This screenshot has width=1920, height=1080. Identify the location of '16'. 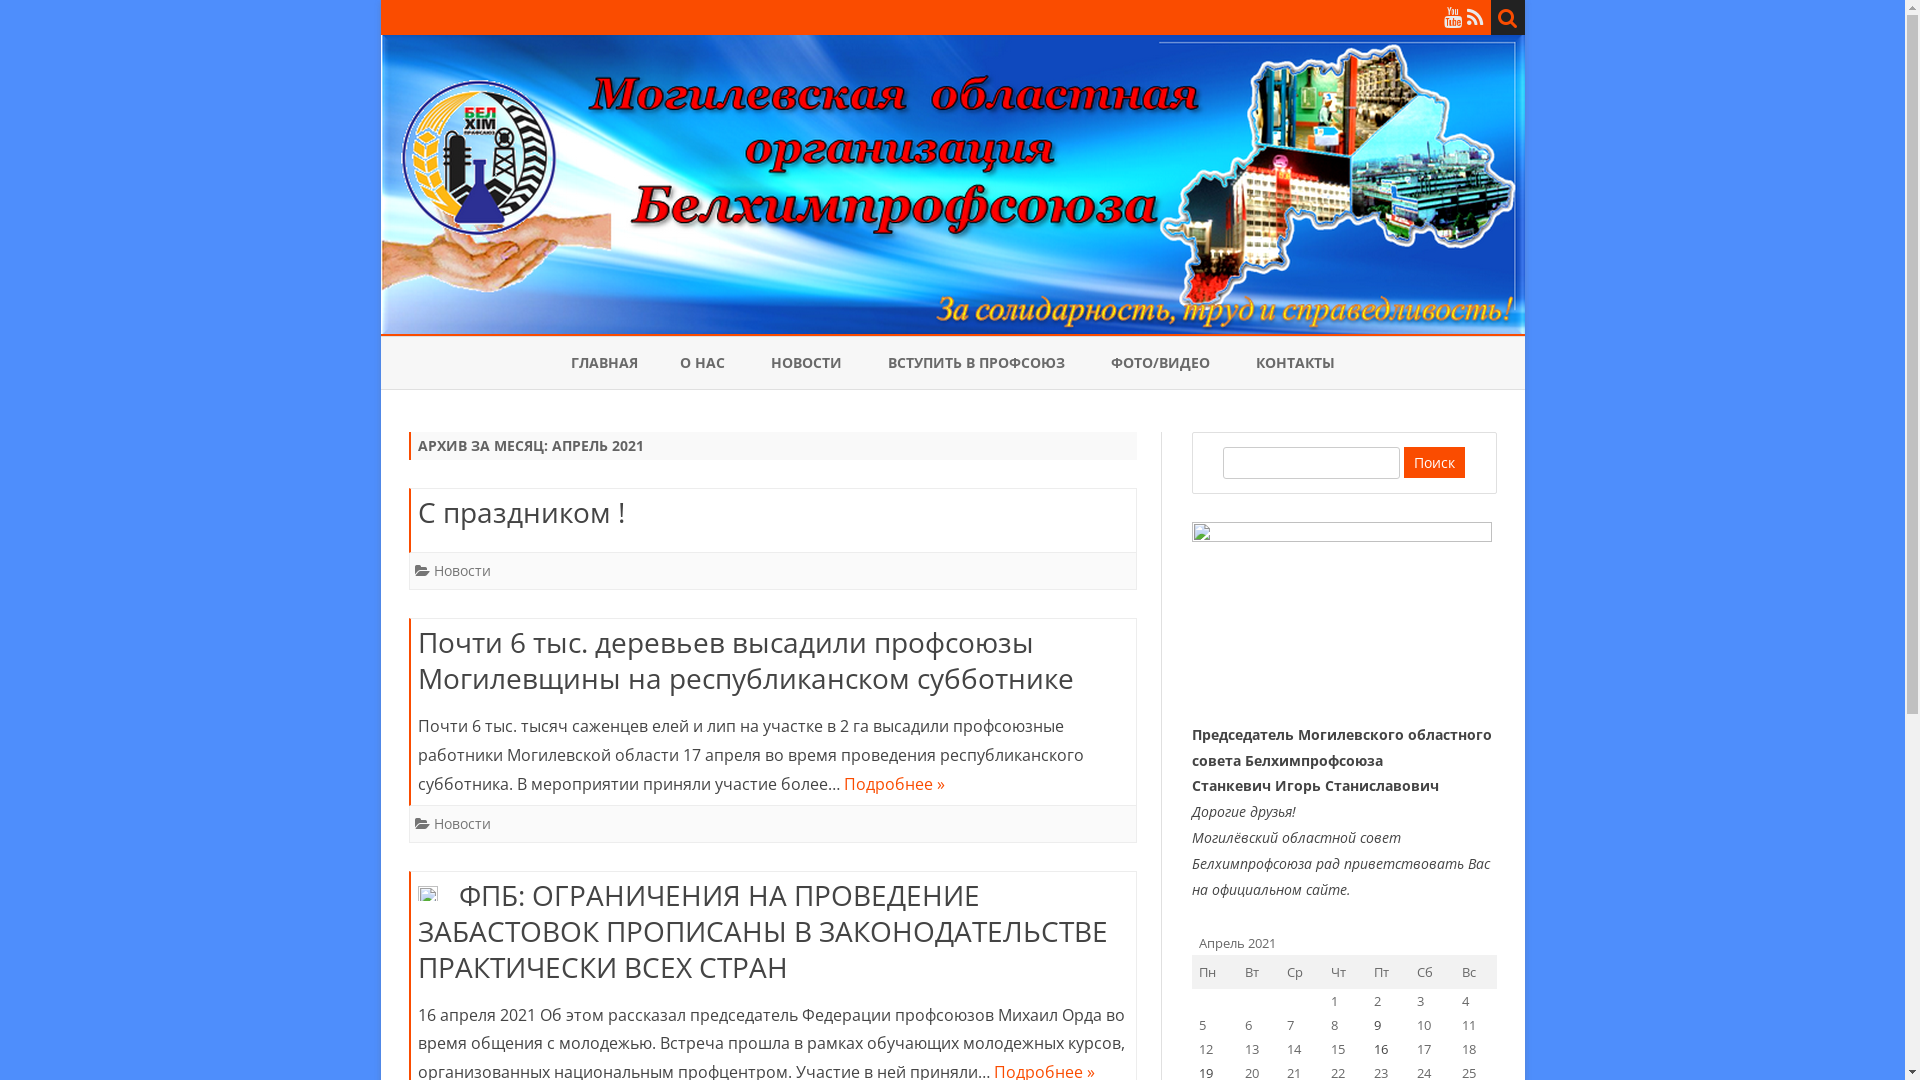
(1372, 1048).